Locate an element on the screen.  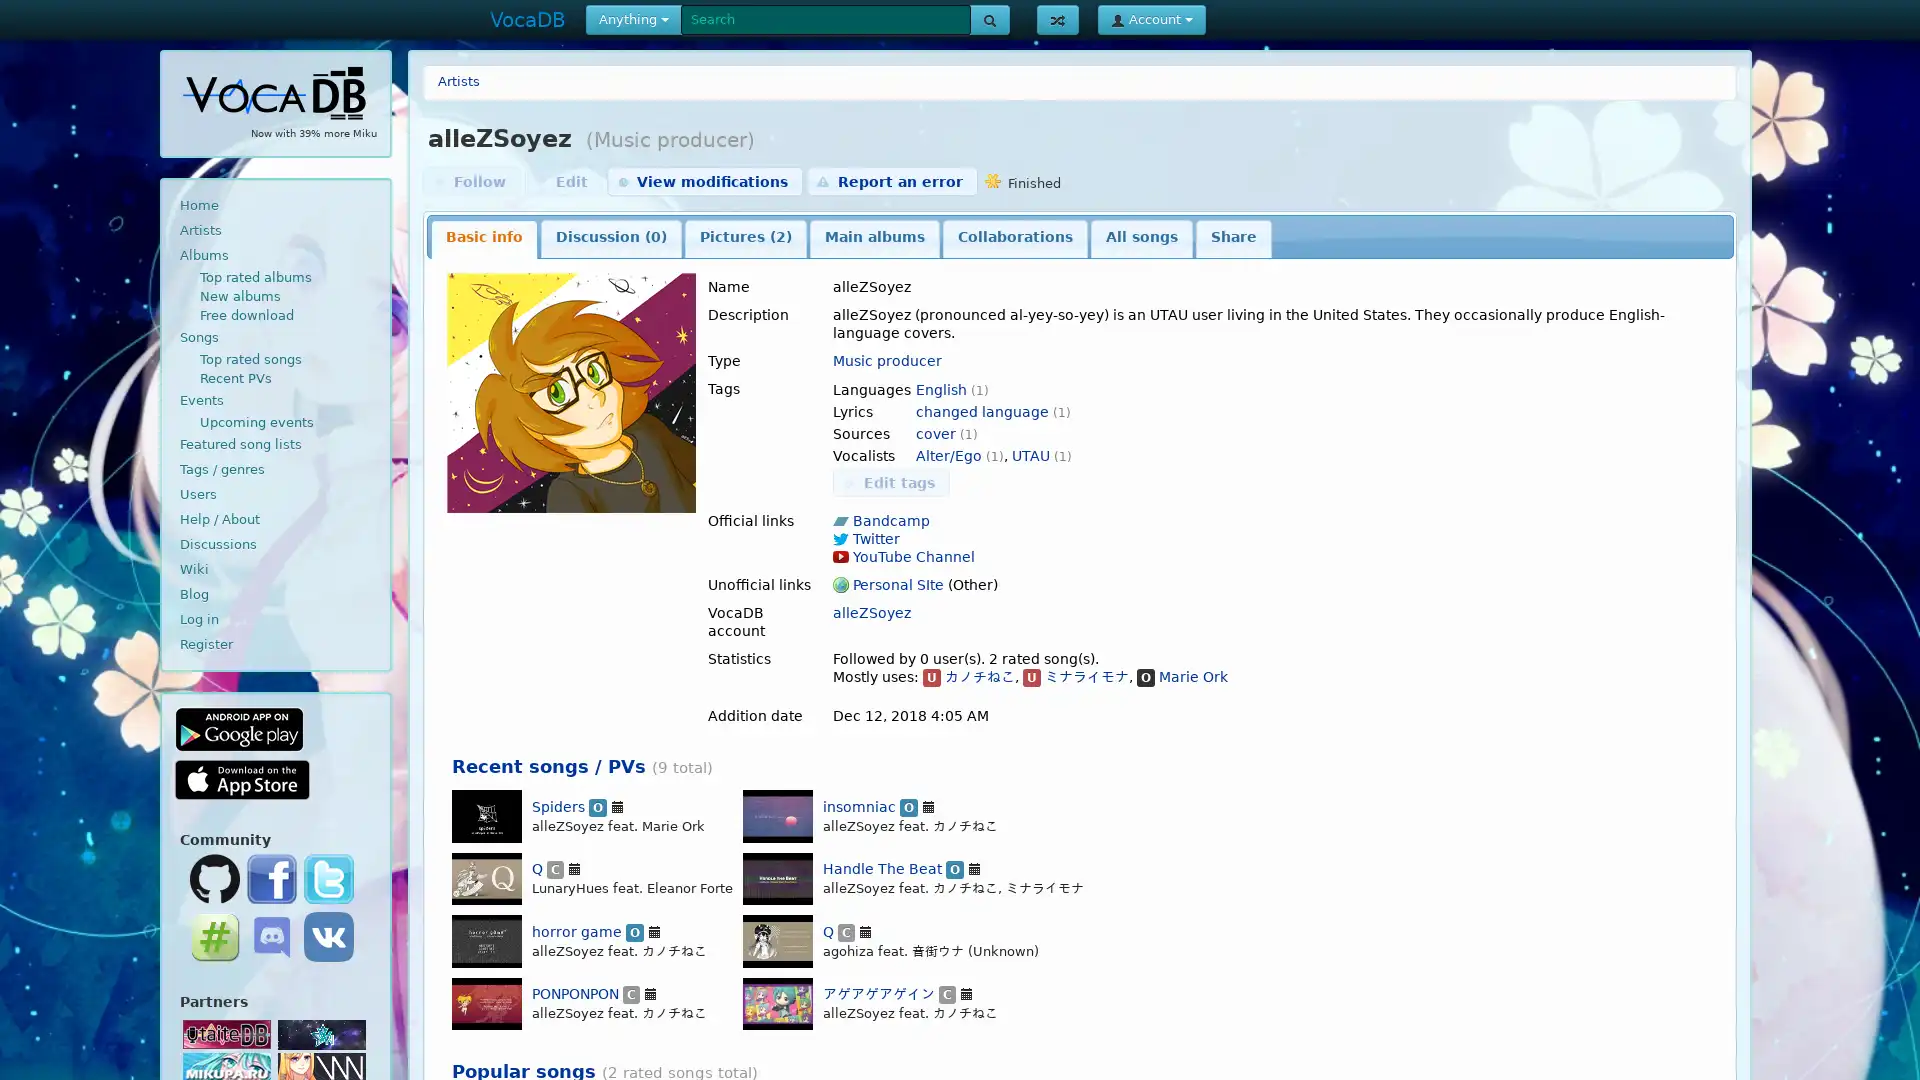
Follow is located at coordinates (470, 181).